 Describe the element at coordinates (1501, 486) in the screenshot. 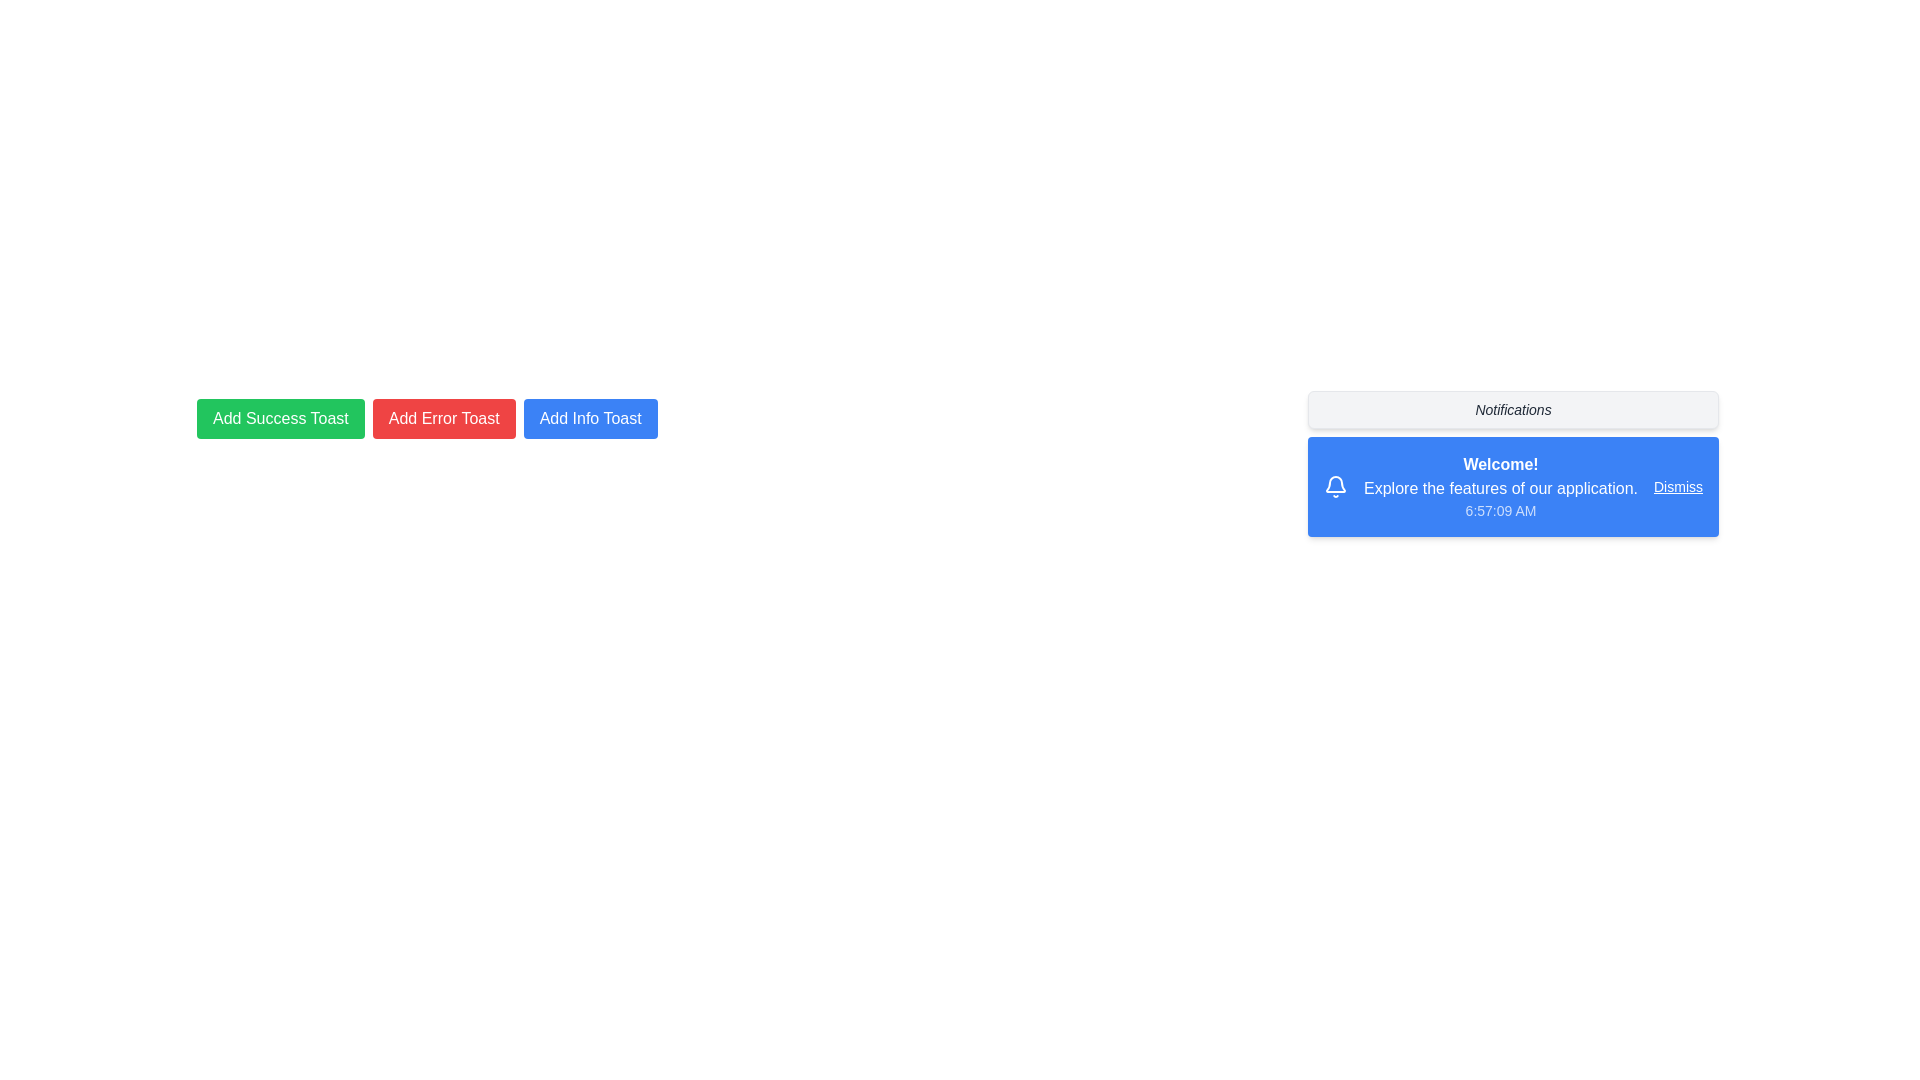

I see `the static text display that shows the greeting message 'Welcome! Explore the features of our application.' within the blue notification box` at that location.